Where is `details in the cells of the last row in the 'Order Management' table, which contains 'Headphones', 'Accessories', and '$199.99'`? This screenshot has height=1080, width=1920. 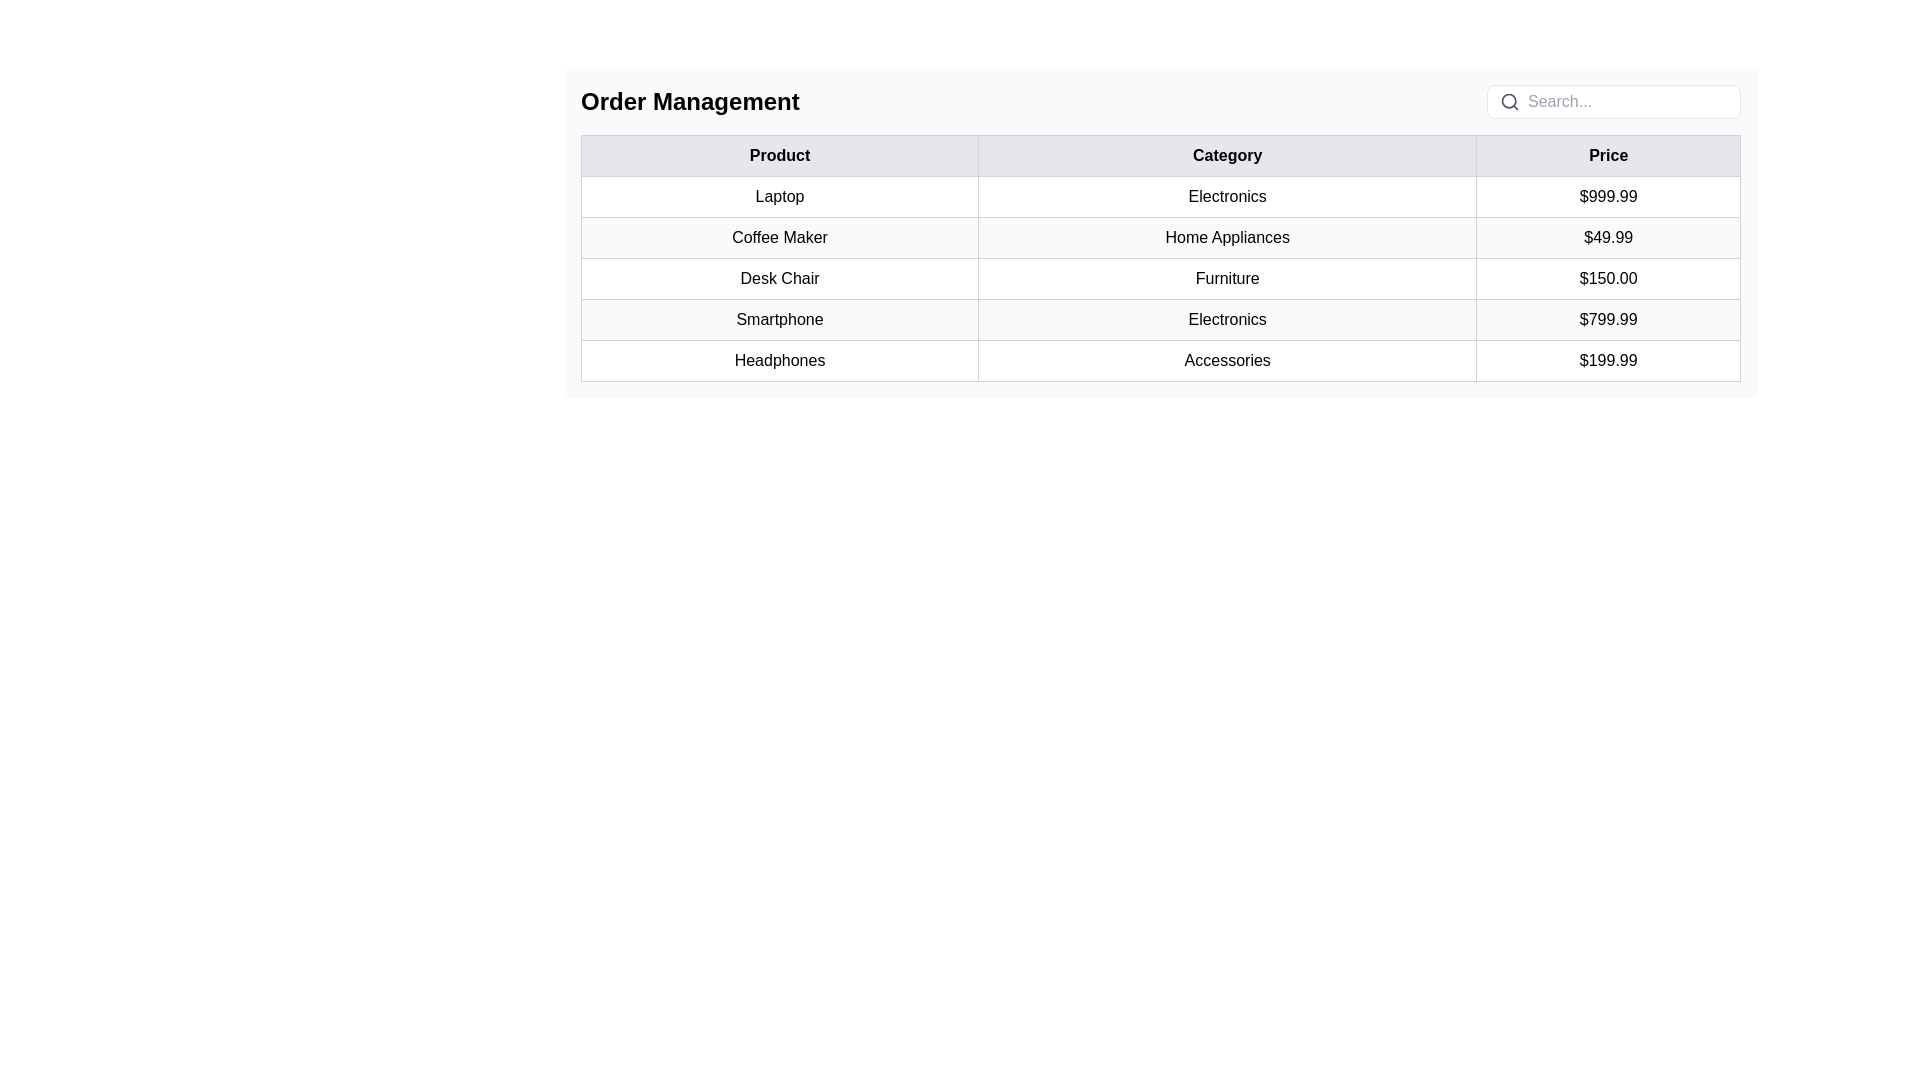 details in the cells of the last row in the 'Order Management' table, which contains 'Headphones', 'Accessories', and '$199.99' is located at coordinates (1161, 361).